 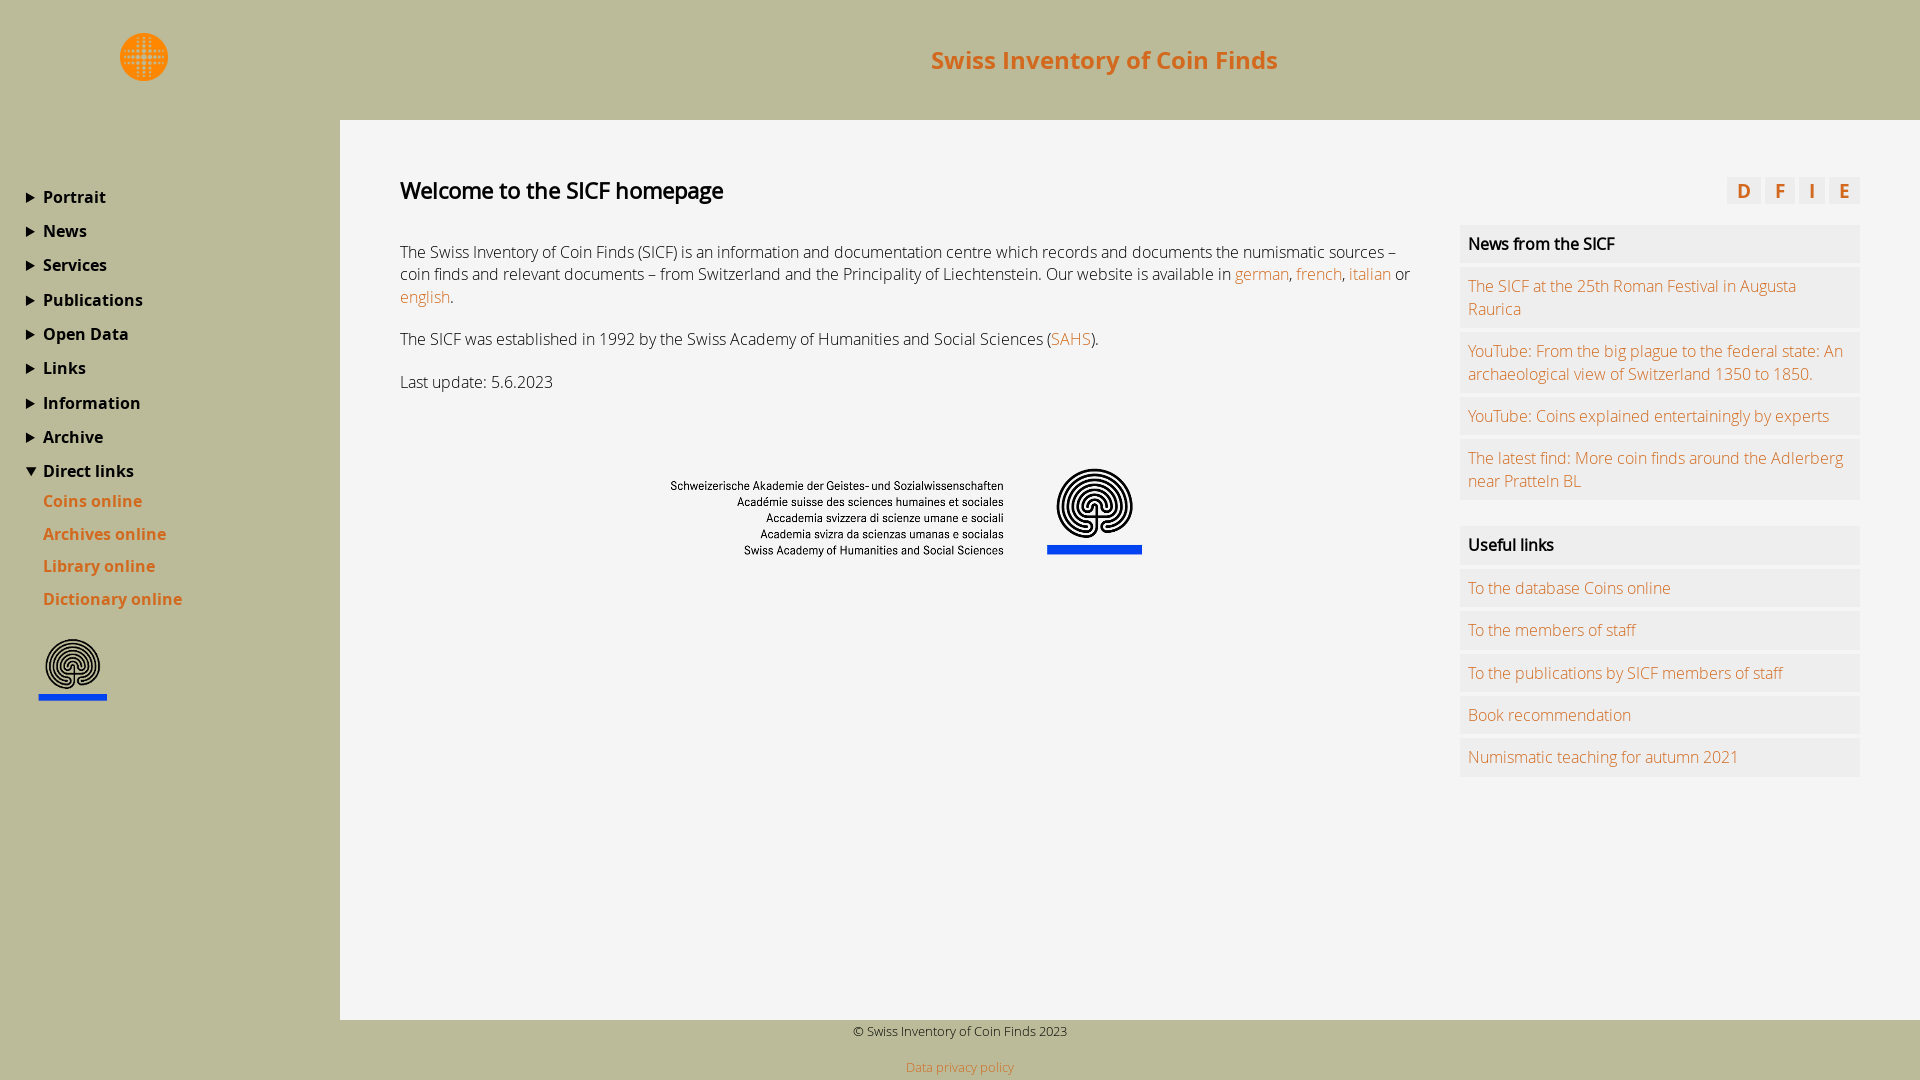 What do you see at coordinates (1296, 273) in the screenshot?
I see `'french'` at bounding box center [1296, 273].